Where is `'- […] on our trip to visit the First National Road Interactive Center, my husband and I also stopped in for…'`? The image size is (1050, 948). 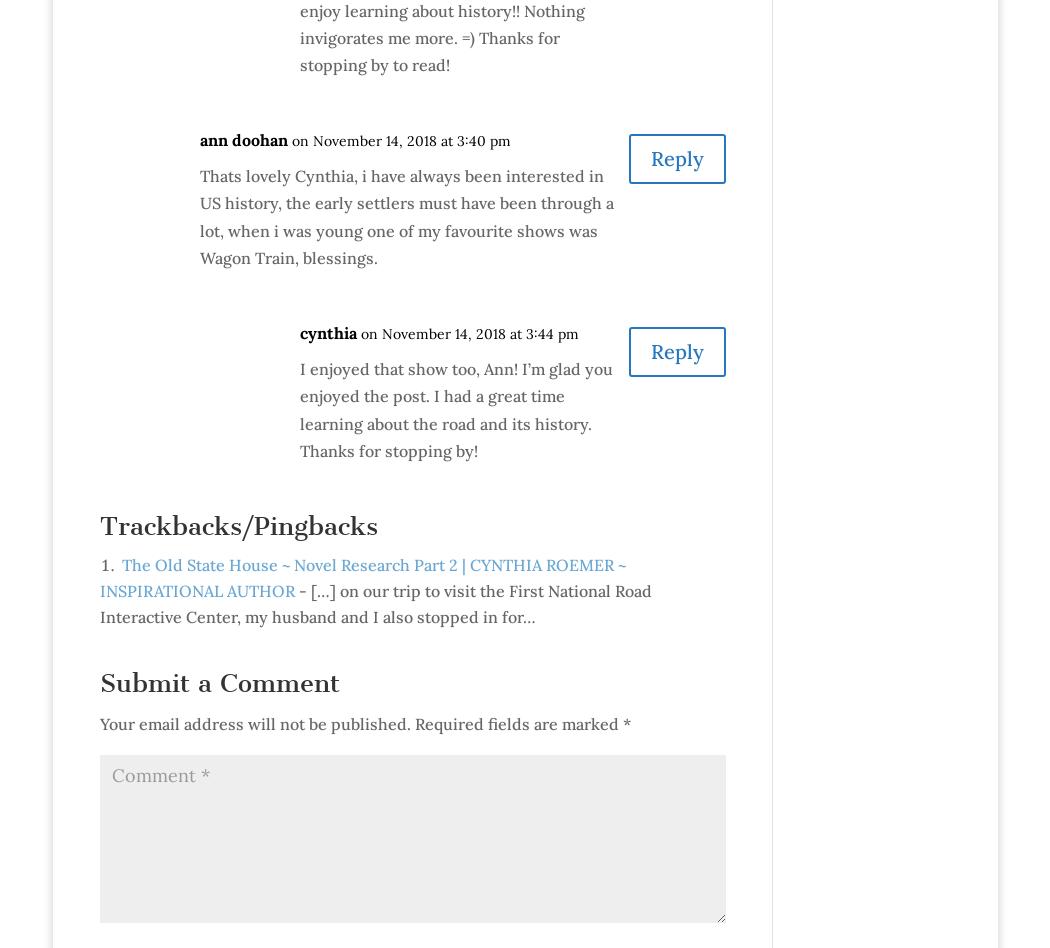
'- […] on our trip to visit the First National Road Interactive Center, my husband and I also stopped in for…' is located at coordinates (99, 602).